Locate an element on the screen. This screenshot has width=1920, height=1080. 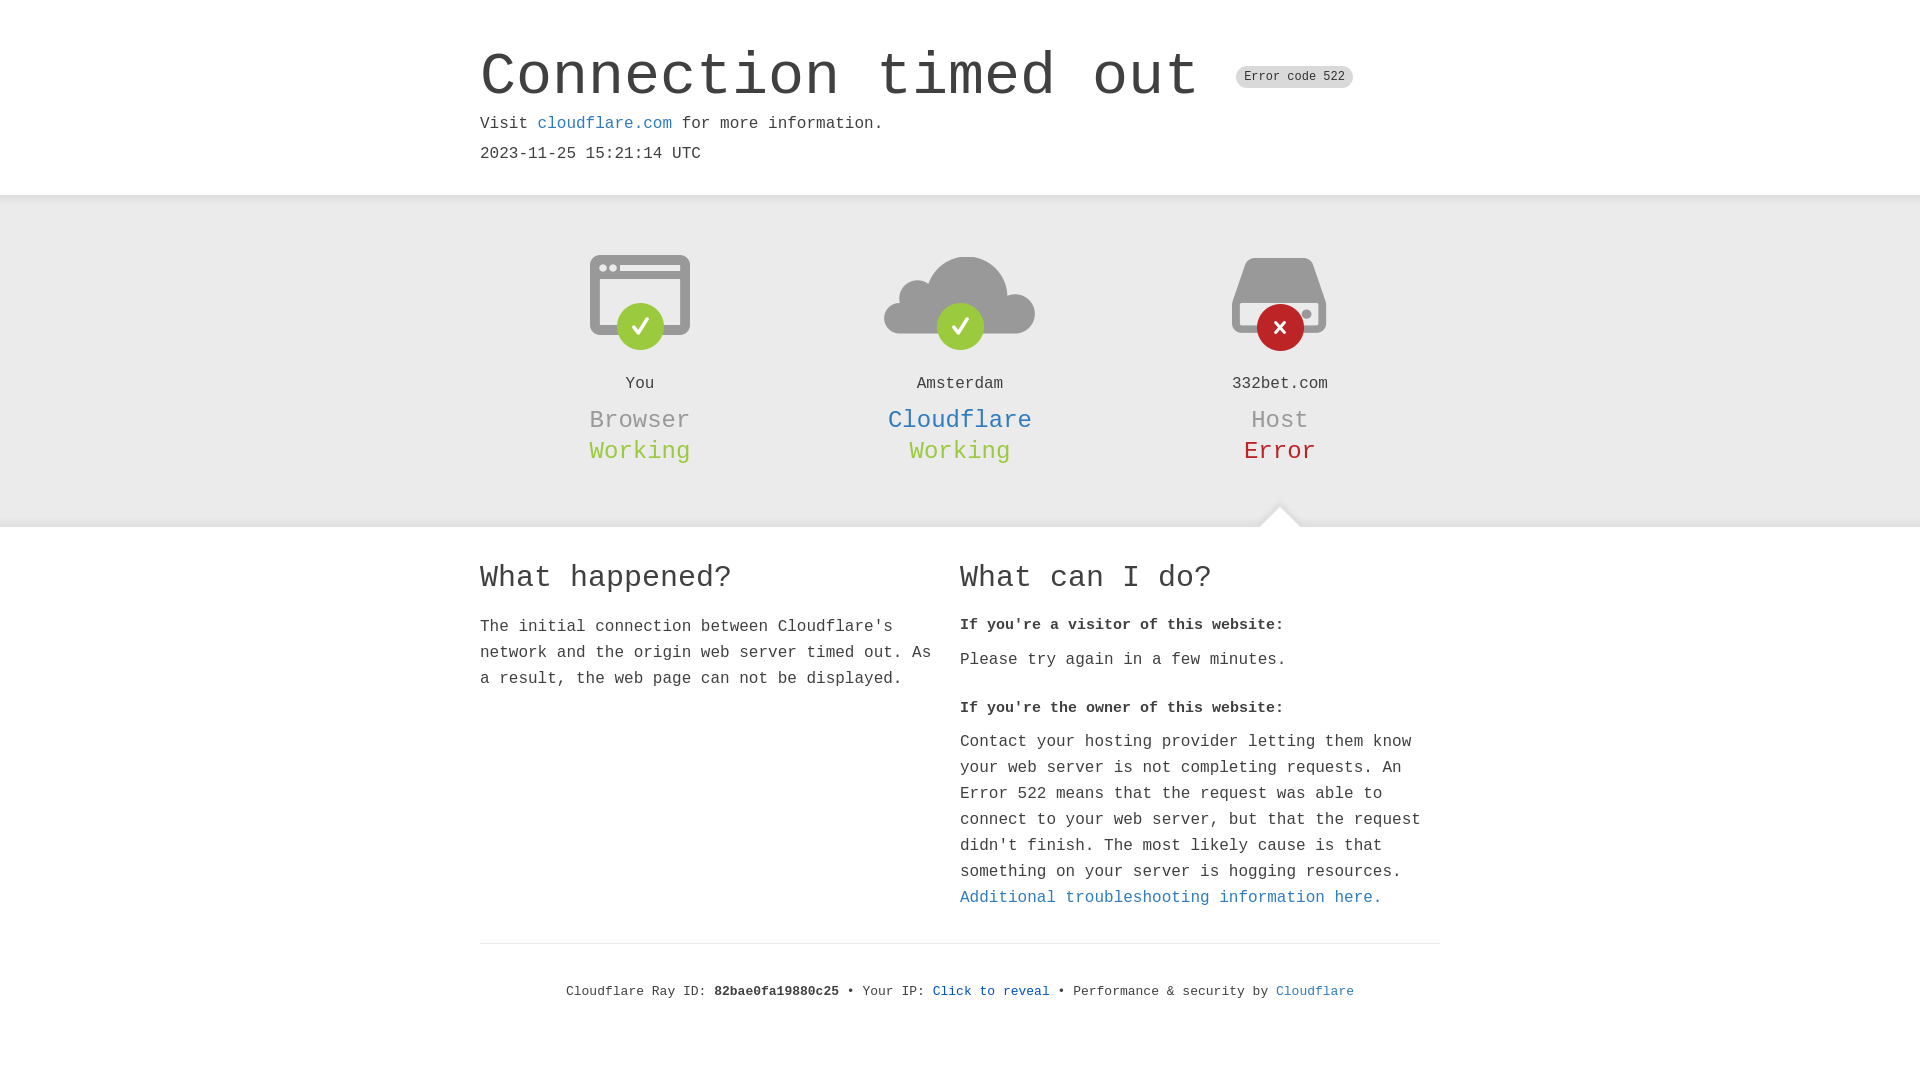
'Cloudflare' is located at coordinates (1315, 991).